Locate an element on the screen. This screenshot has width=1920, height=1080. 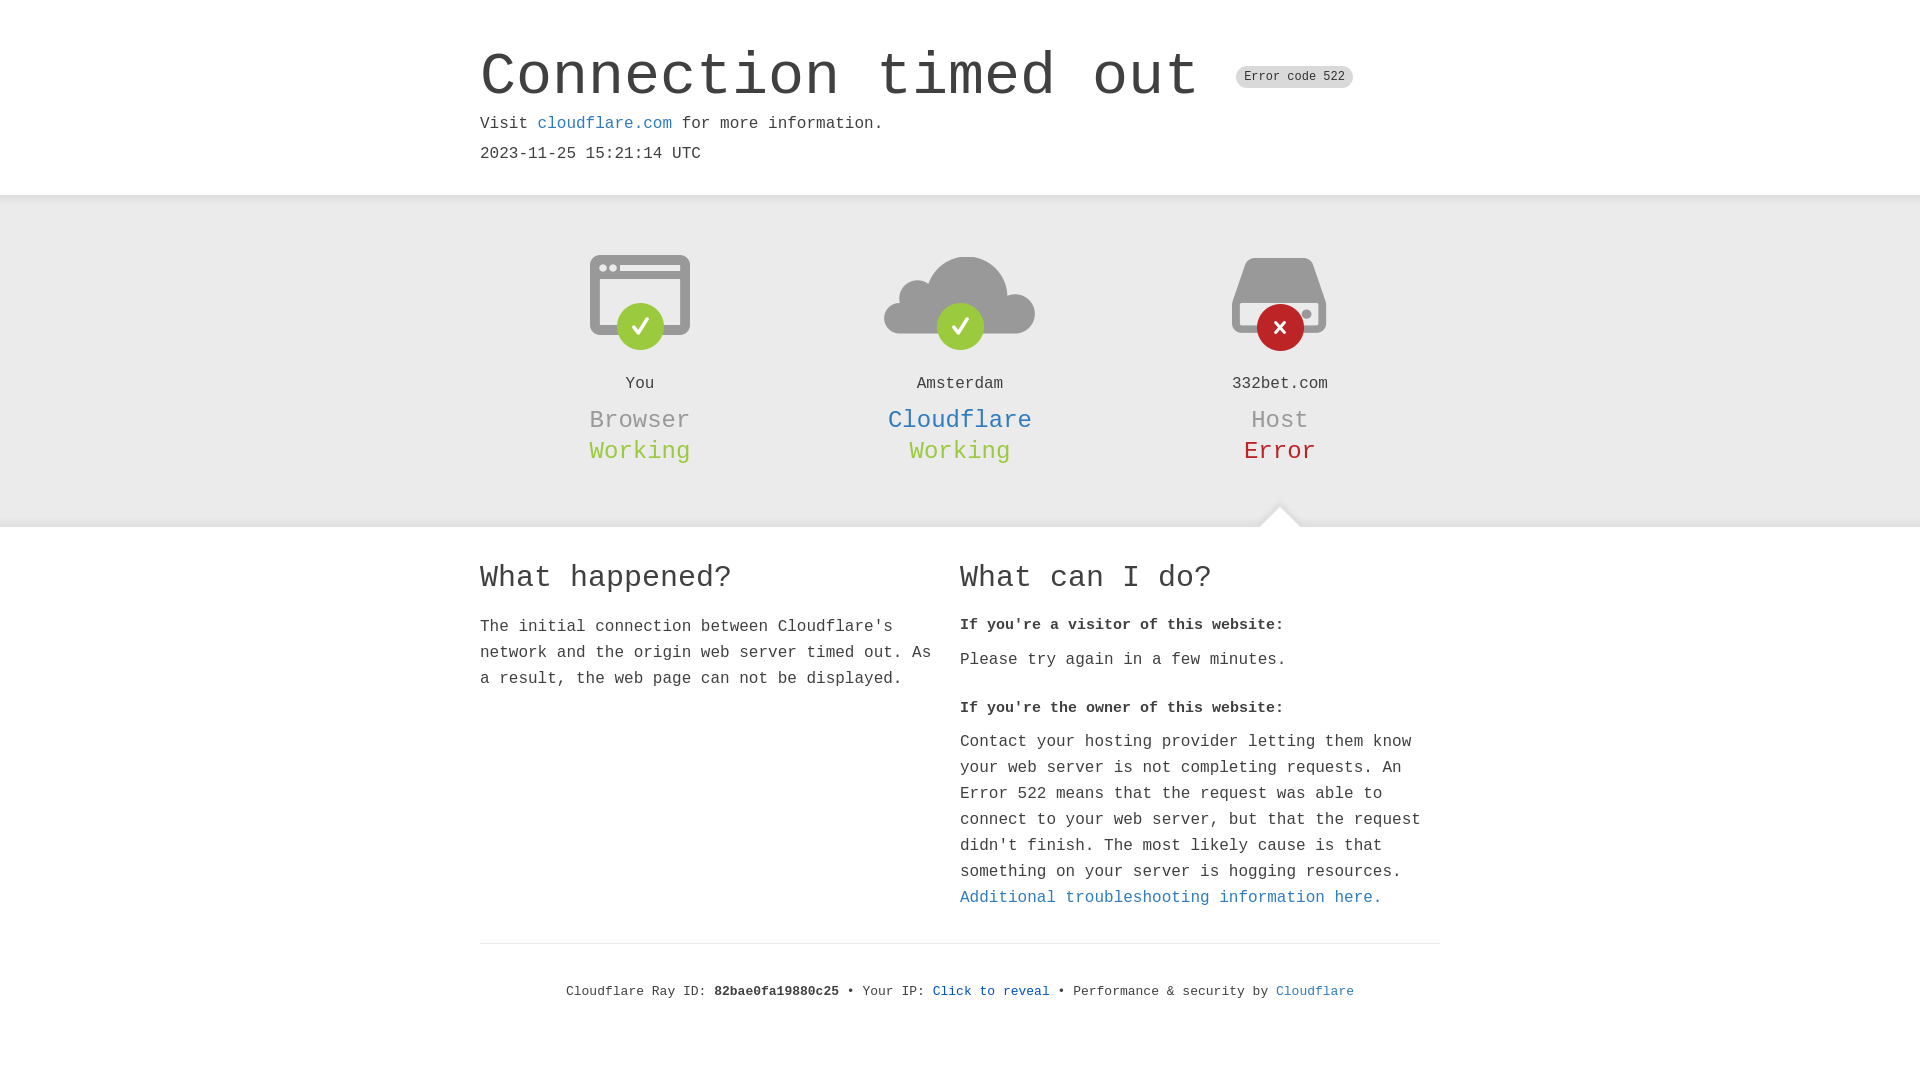
'Cloudflare' is located at coordinates (1315, 991).